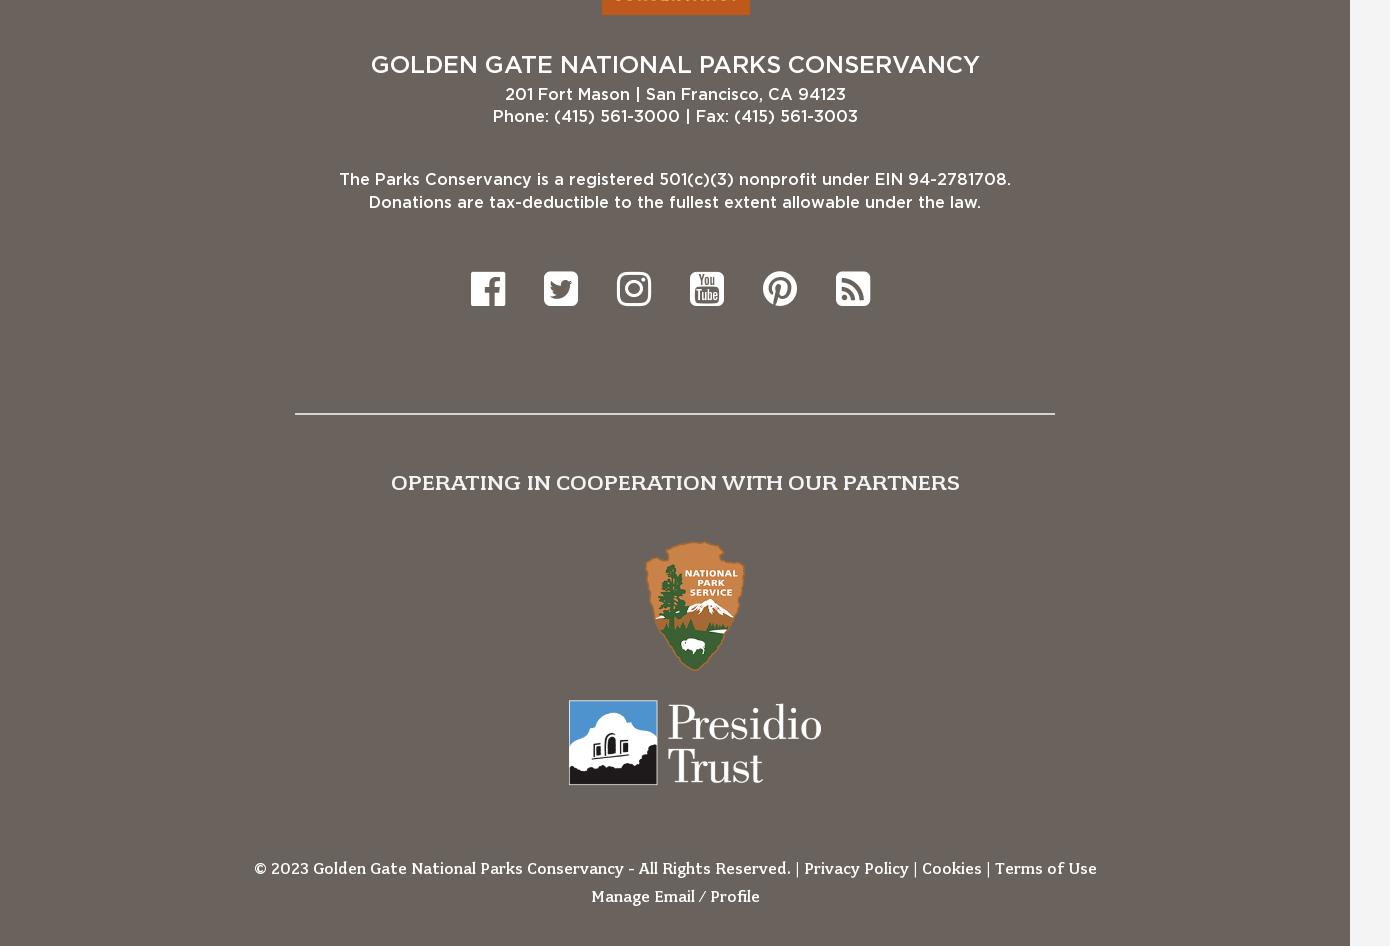 The width and height of the screenshot is (1390, 946). I want to click on '© 2023 Golden Gate National Parks Conservancy - All Rights Reserved. |', so click(527, 867).